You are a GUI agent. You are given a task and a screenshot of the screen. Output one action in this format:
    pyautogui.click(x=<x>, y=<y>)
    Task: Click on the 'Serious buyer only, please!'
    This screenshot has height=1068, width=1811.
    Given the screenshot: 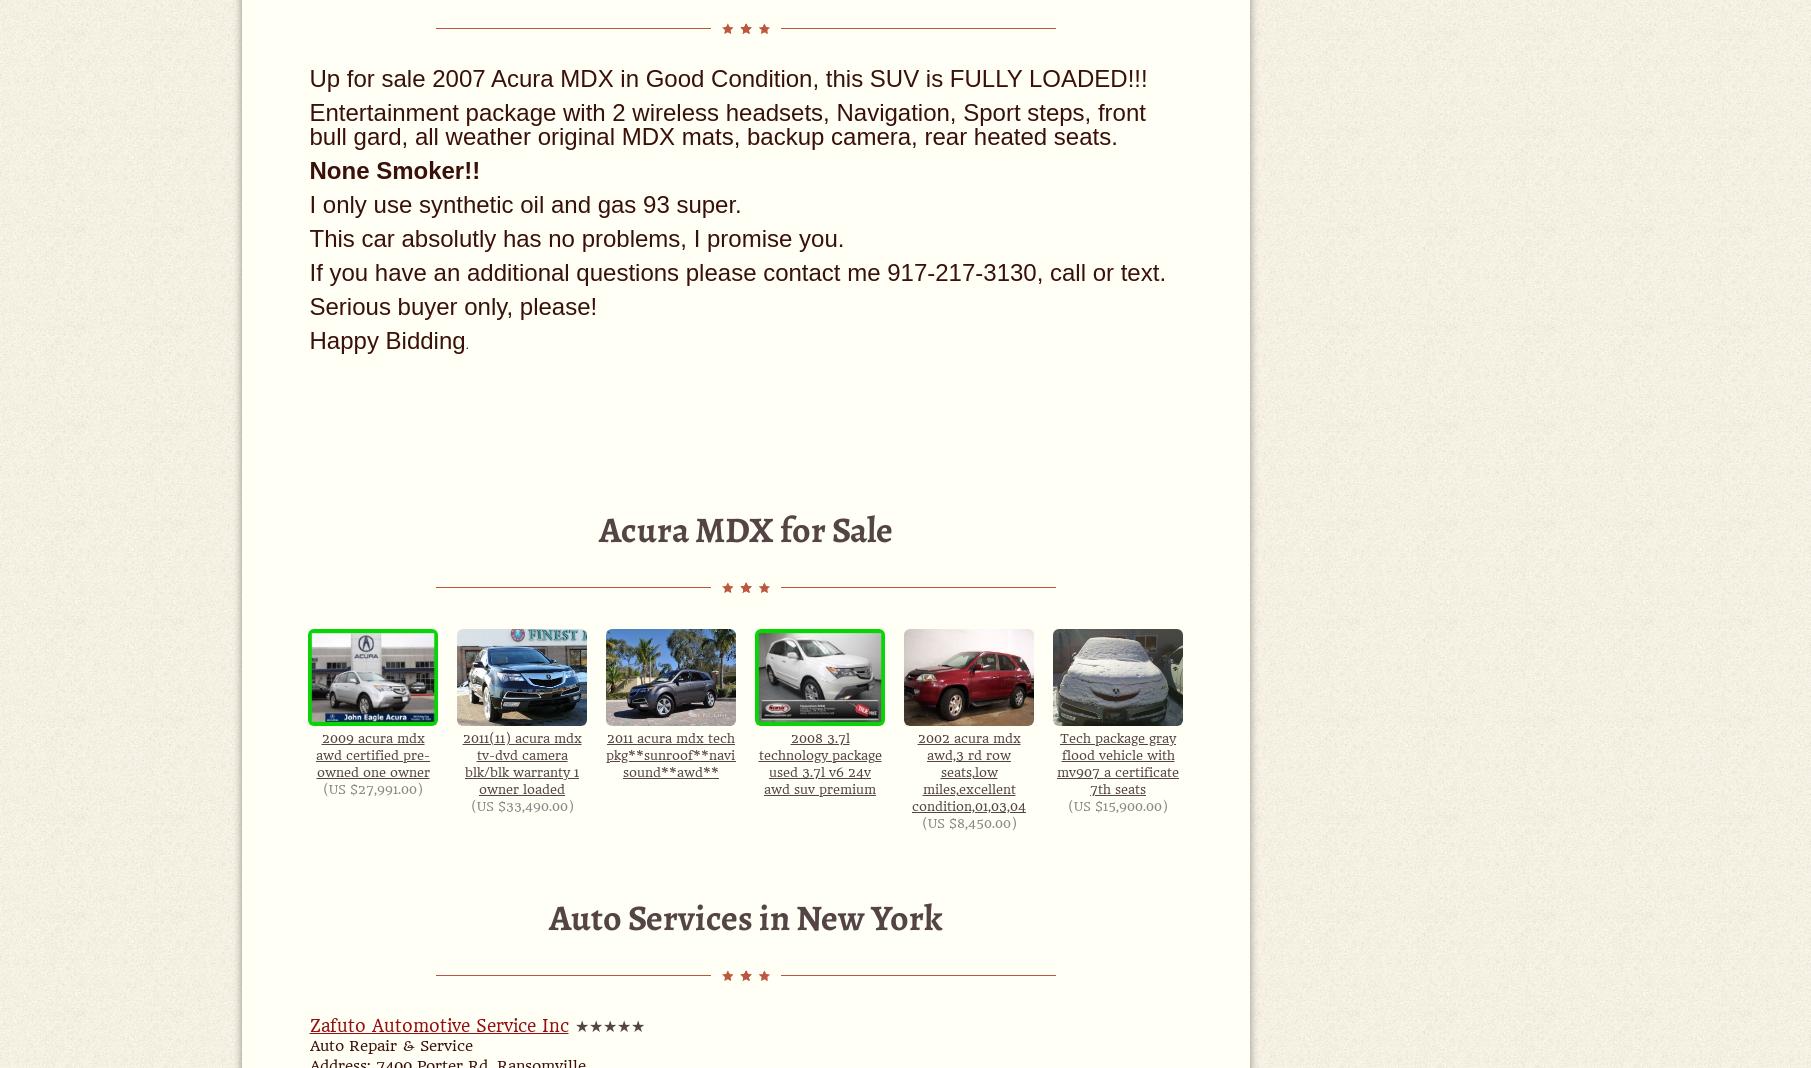 What is the action you would take?
    pyautogui.click(x=307, y=305)
    